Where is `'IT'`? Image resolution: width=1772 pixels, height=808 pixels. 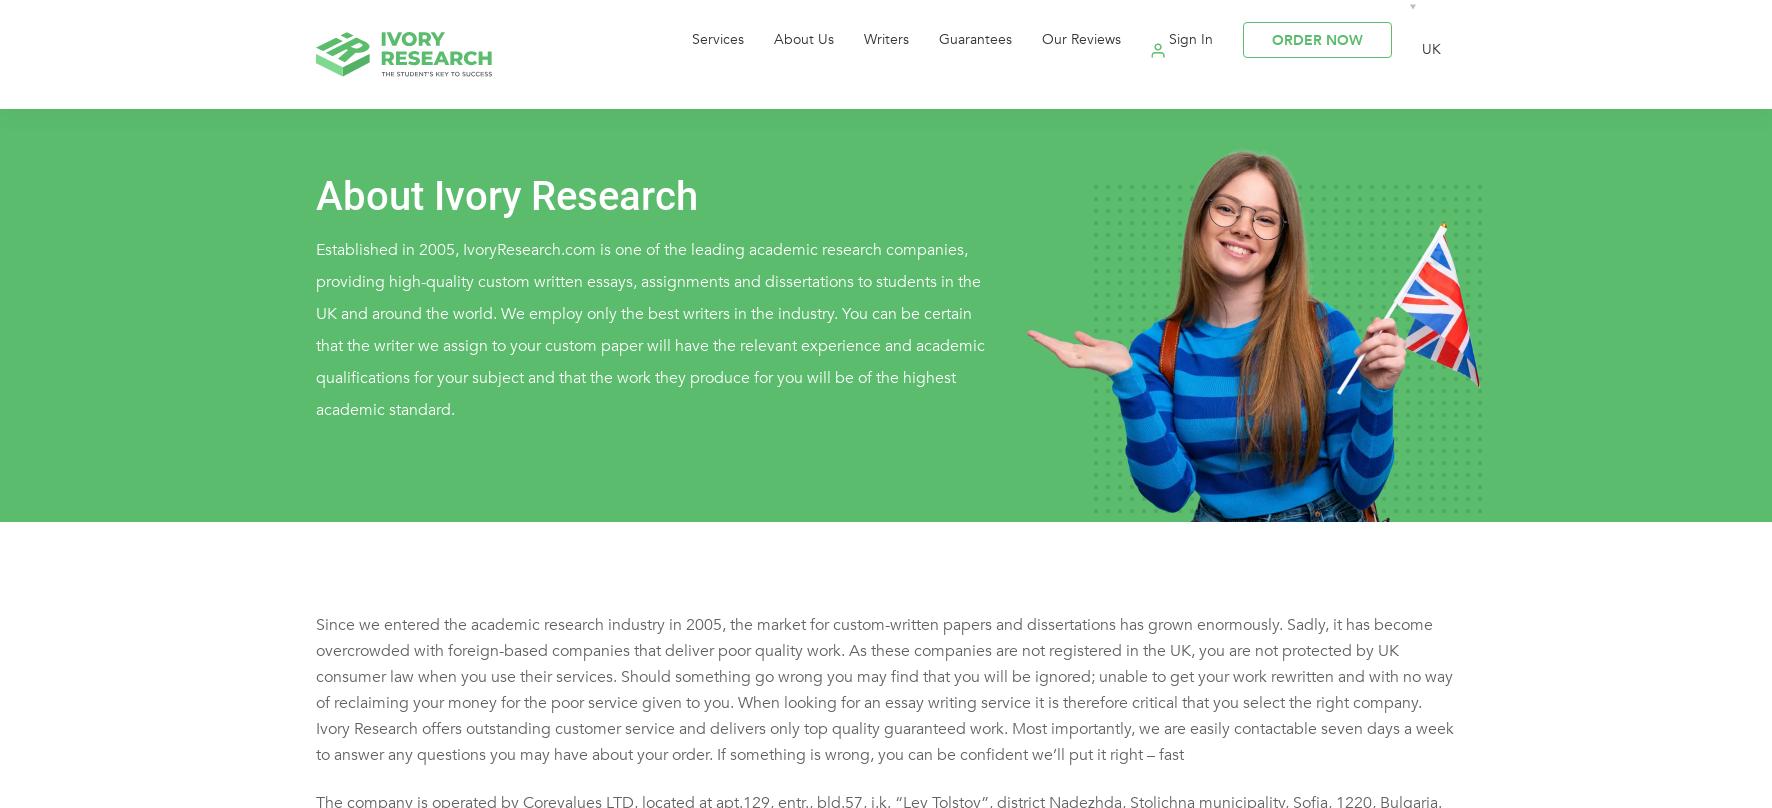
'IT' is located at coordinates (1385, 241).